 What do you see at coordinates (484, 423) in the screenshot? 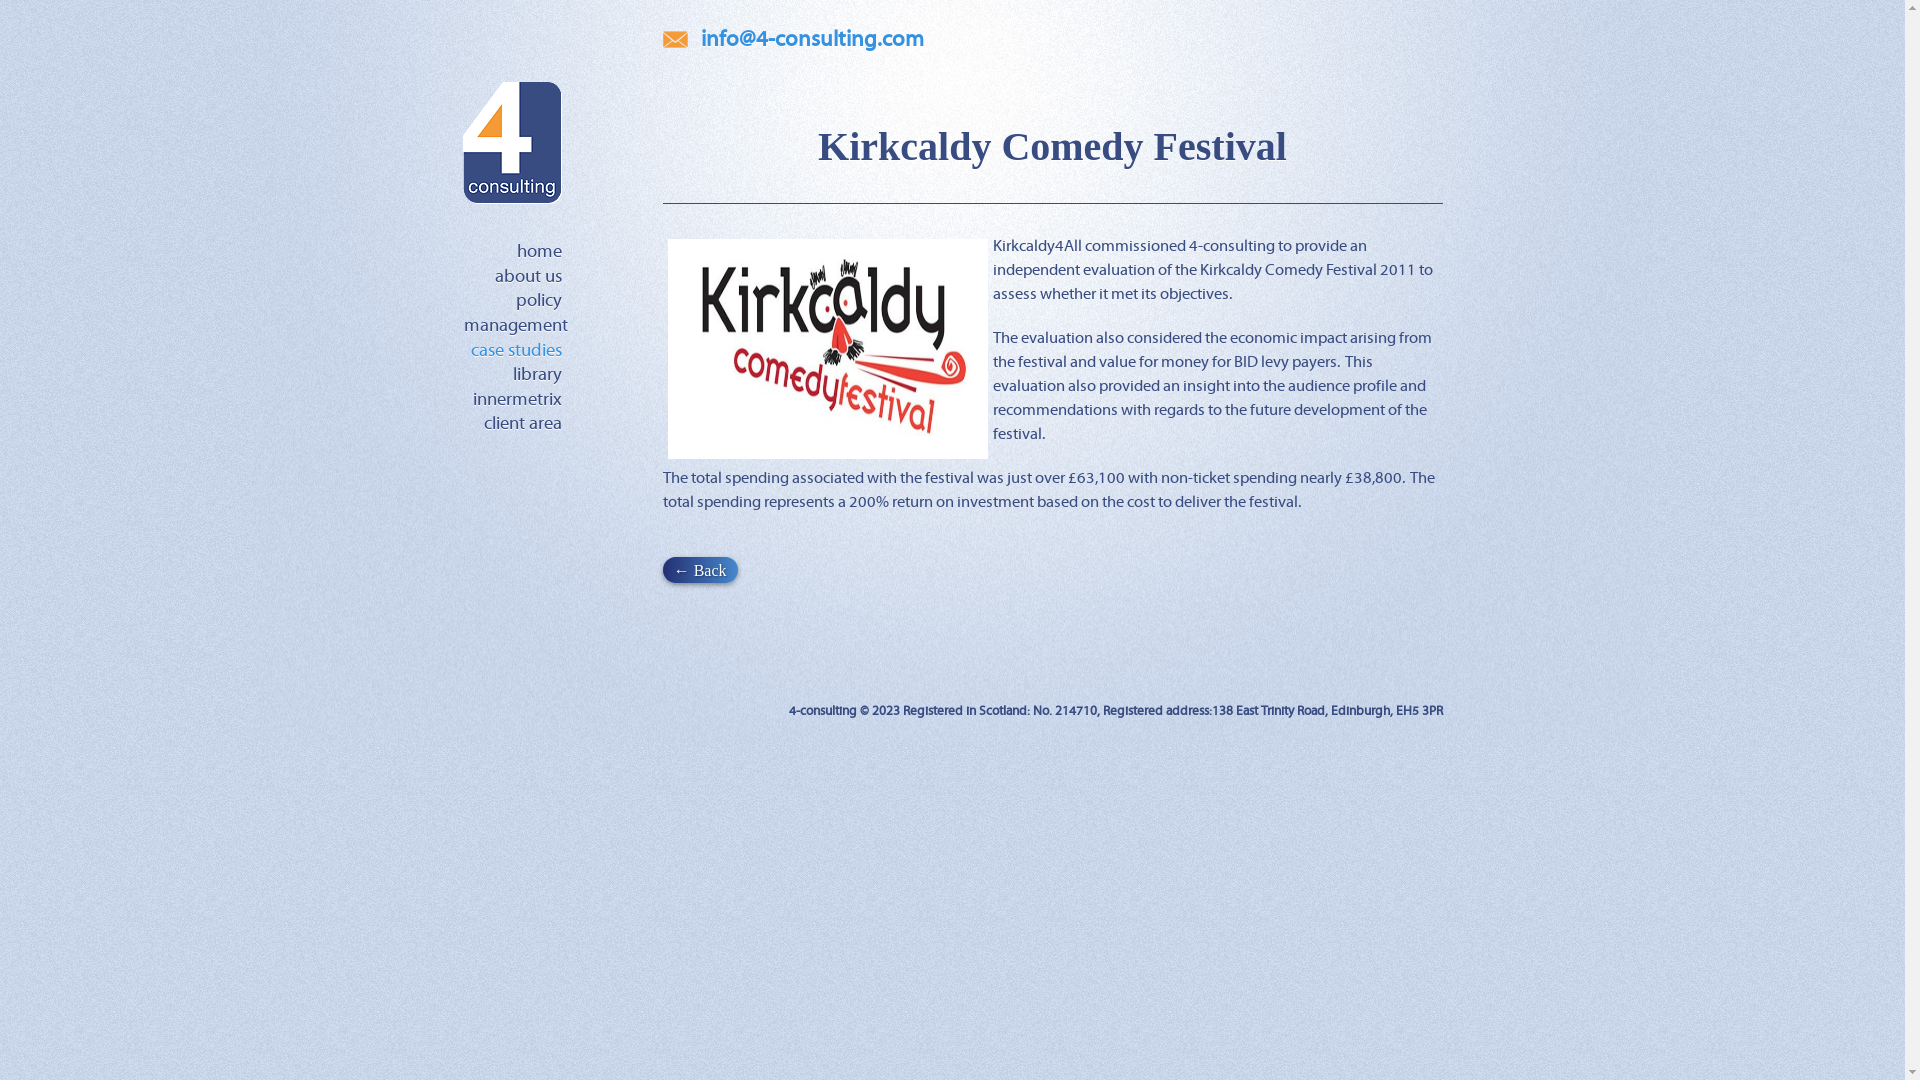
I see `'client area'` at bounding box center [484, 423].